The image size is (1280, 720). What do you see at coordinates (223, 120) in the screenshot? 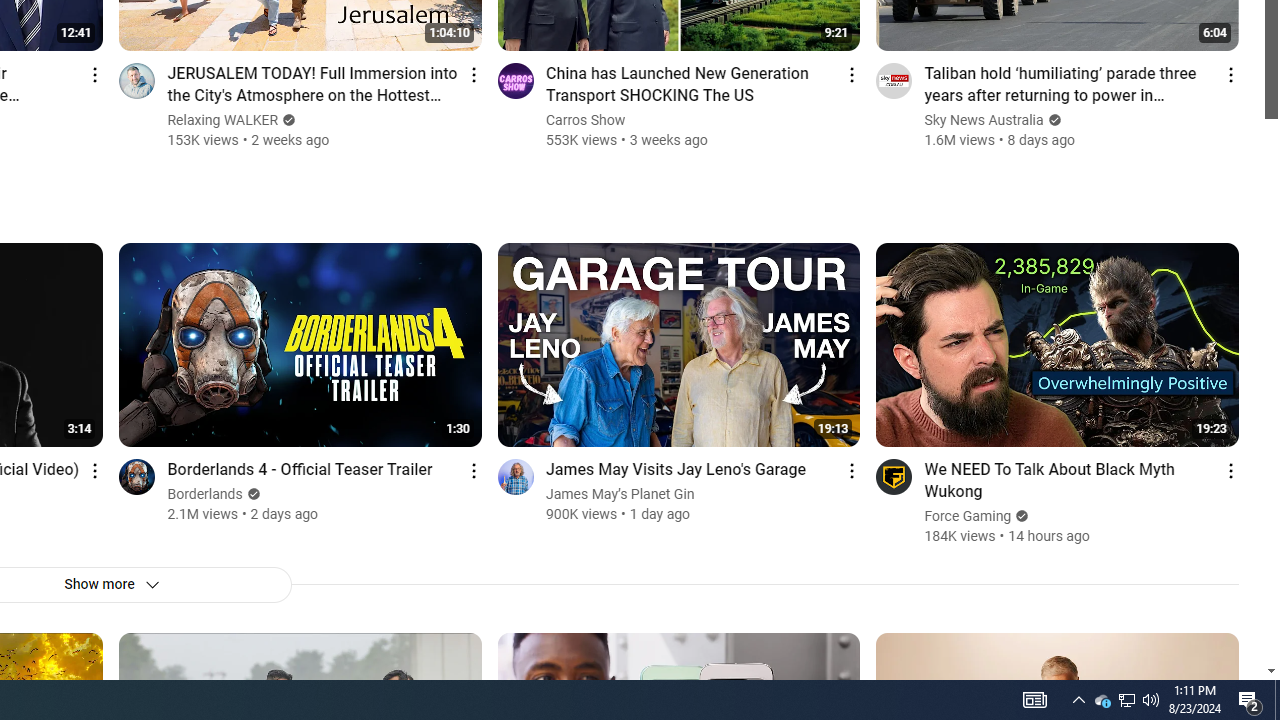
I see `'Relaxing WALKER'` at bounding box center [223, 120].